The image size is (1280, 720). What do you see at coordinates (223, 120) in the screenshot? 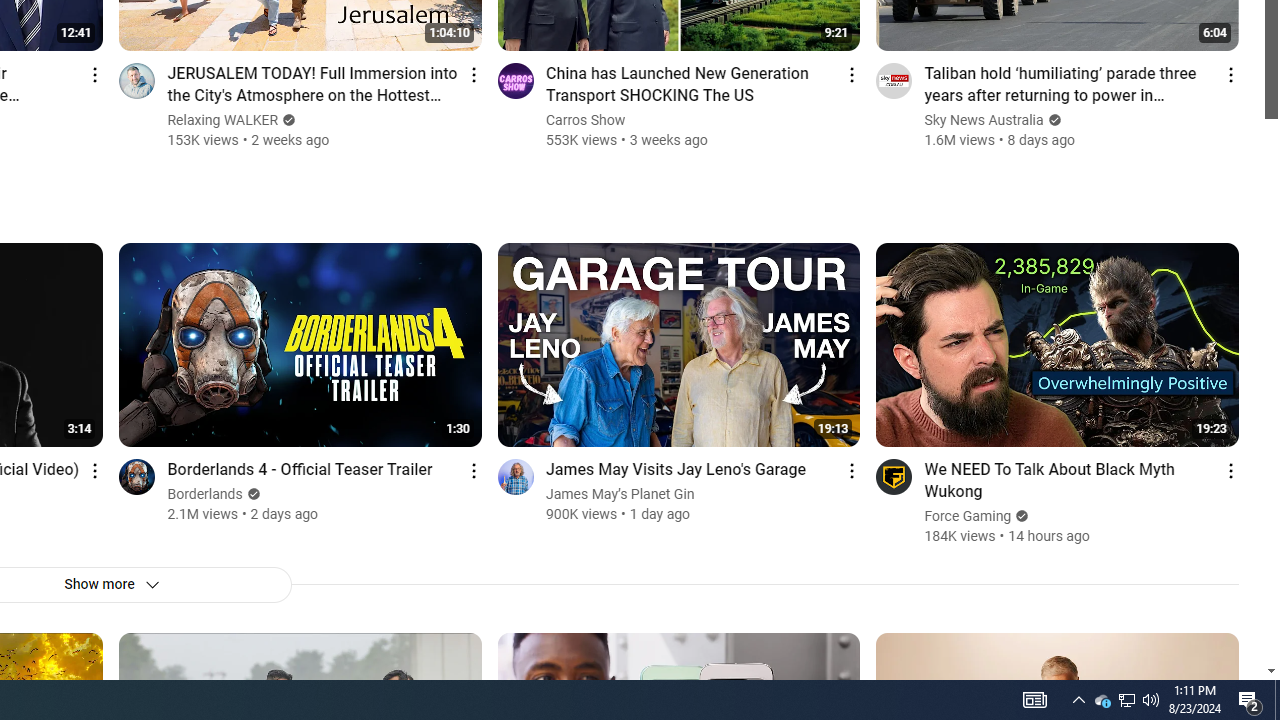
I see `'Relaxing WALKER'` at bounding box center [223, 120].